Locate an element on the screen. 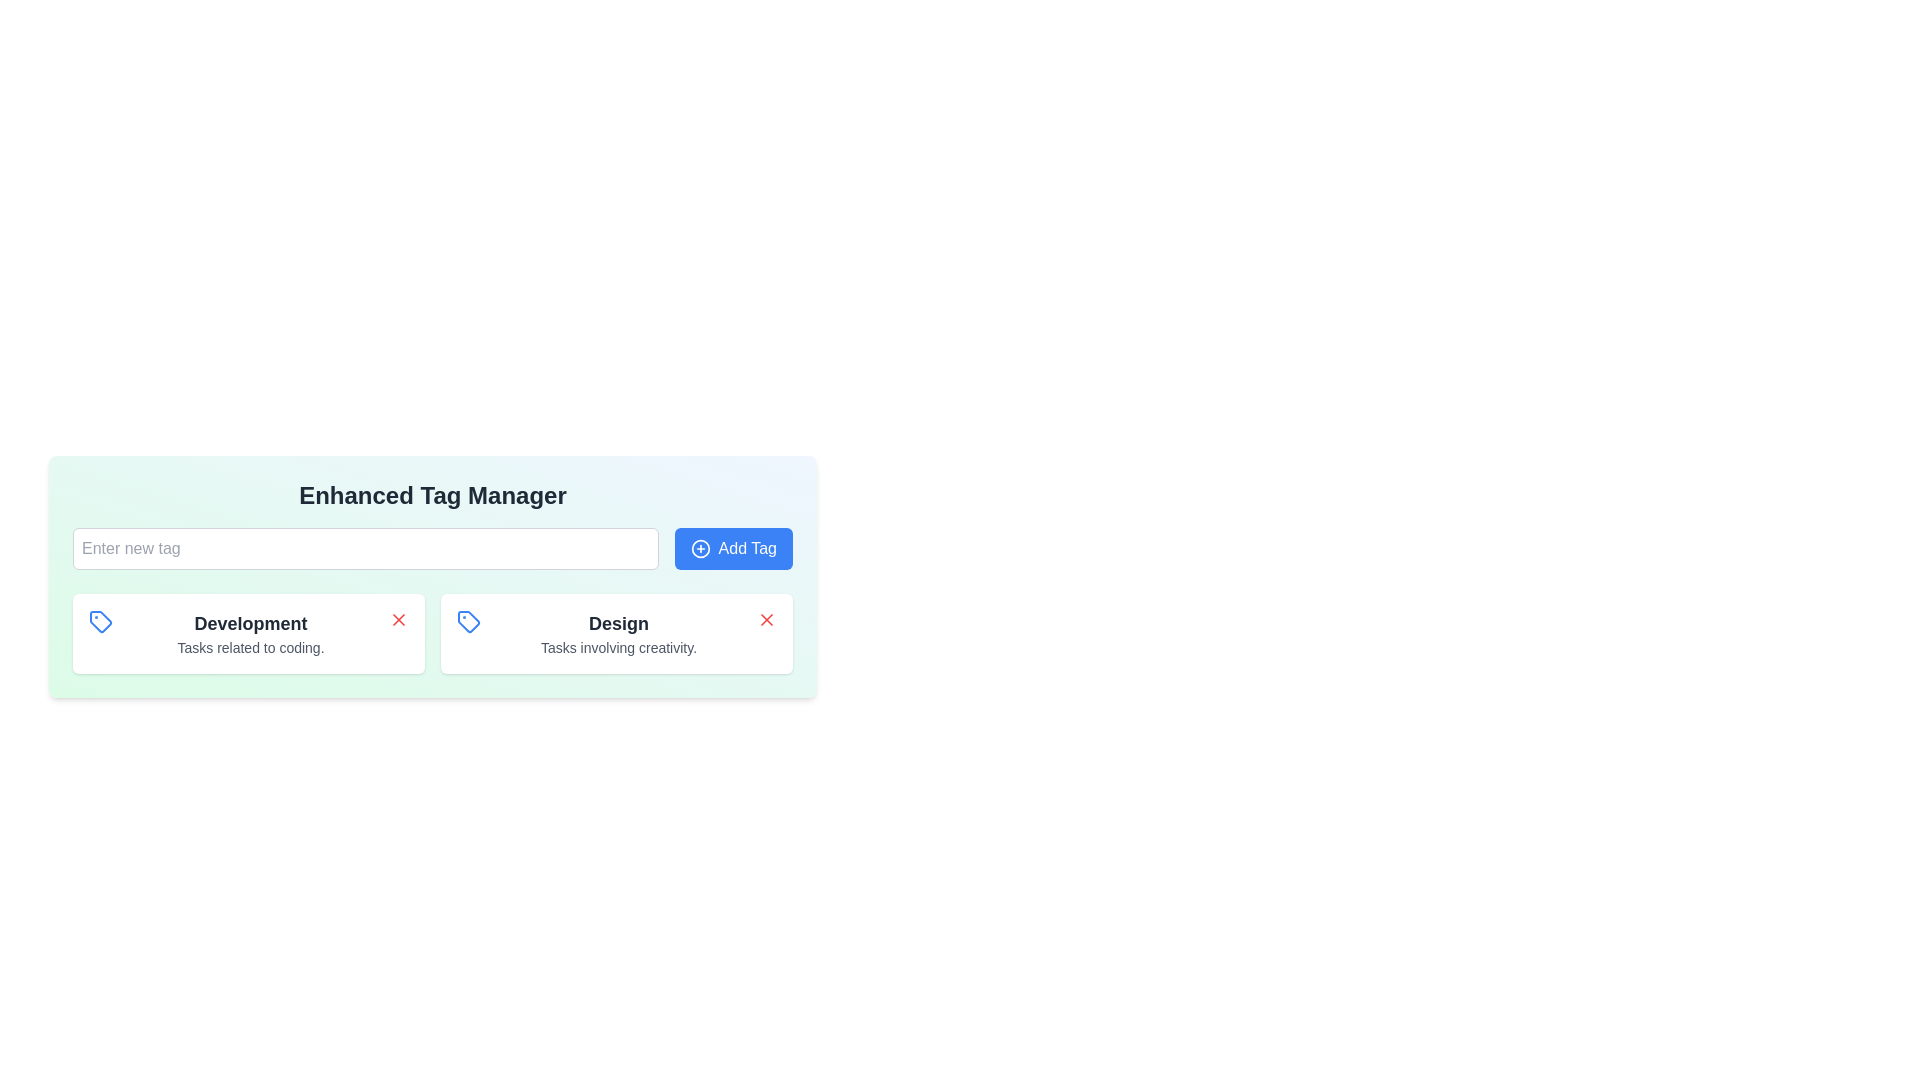  the icon located in the top-right corner of the 'Add Tag' button is located at coordinates (700, 548).